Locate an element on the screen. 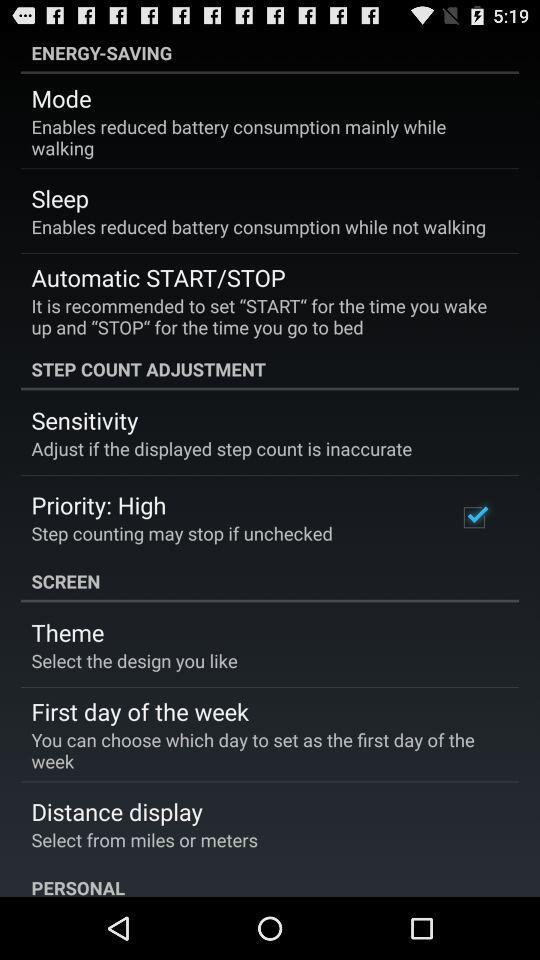 Image resolution: width=540 pixels, height=960 pixels. the icon to the right of the step counting may icon is located at coordinates (473, 516).